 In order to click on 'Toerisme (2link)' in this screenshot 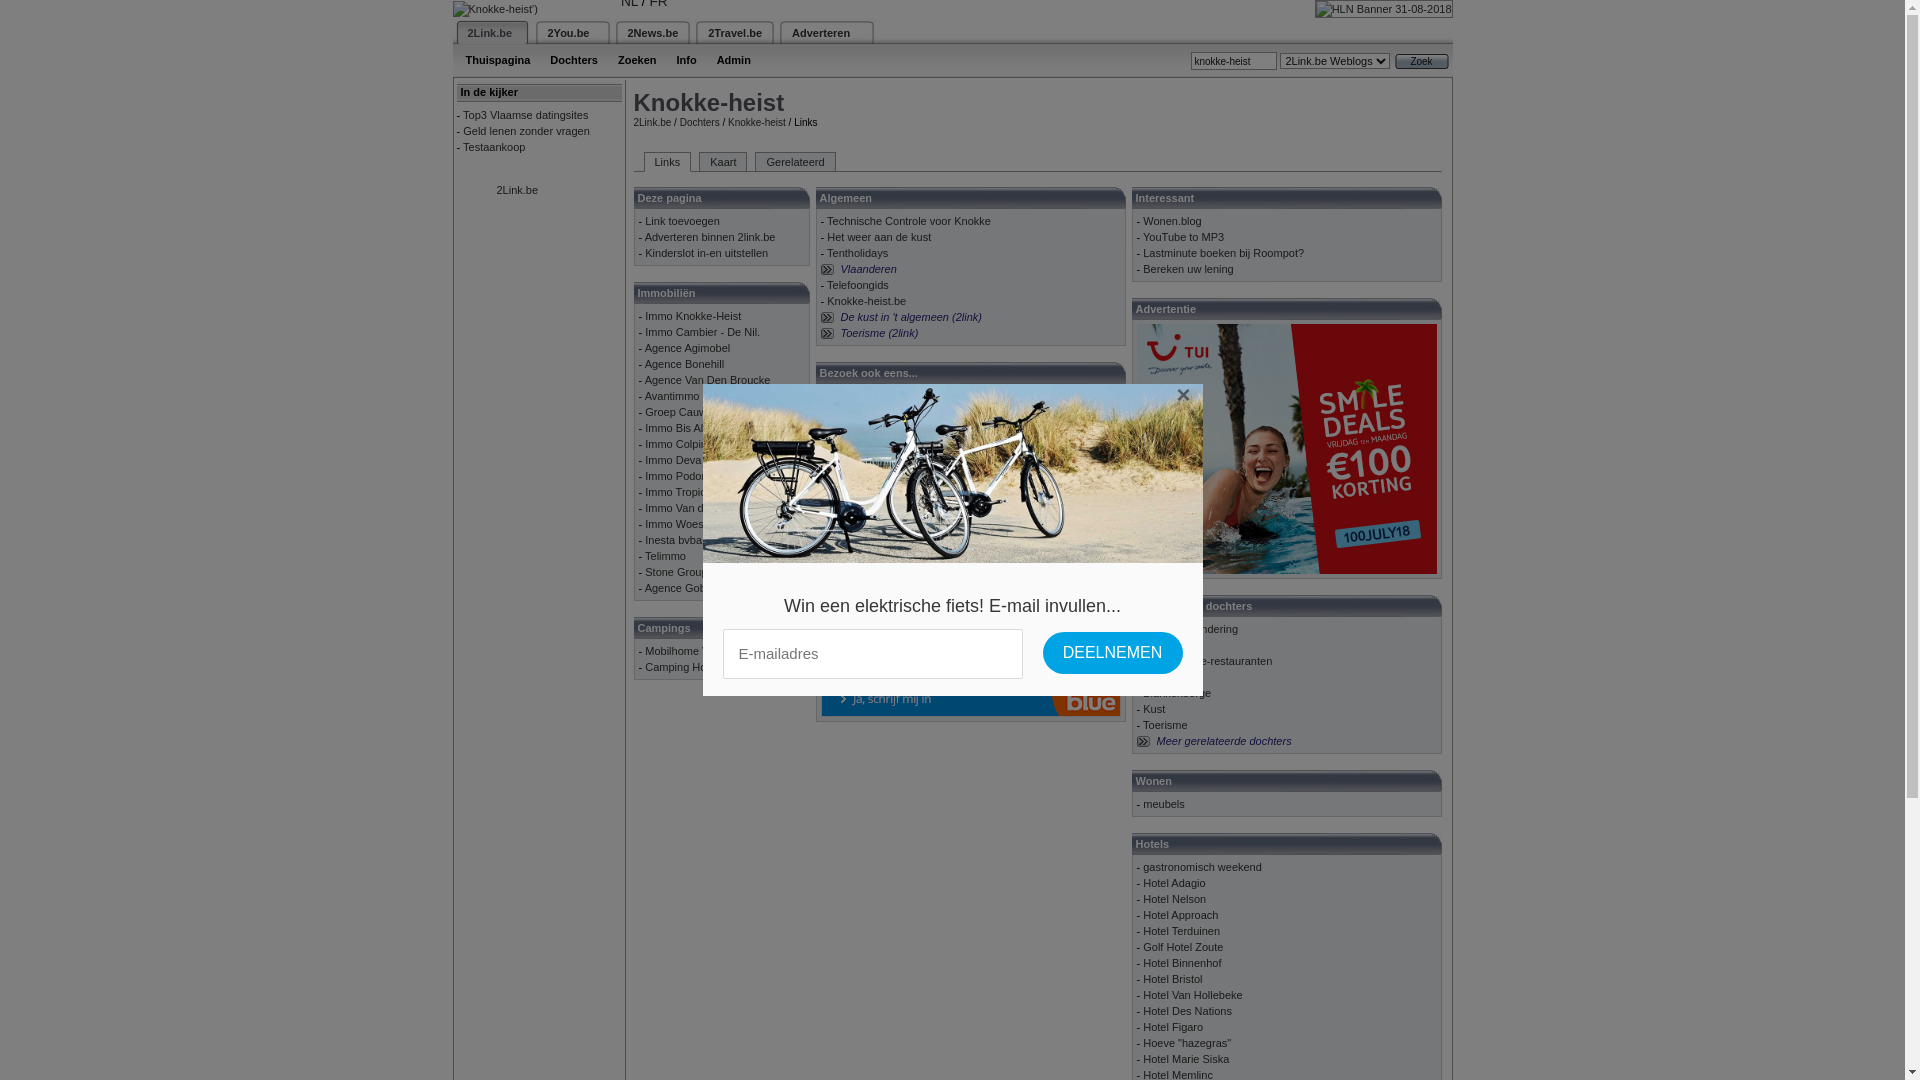, I will do `click(878, 331)`.